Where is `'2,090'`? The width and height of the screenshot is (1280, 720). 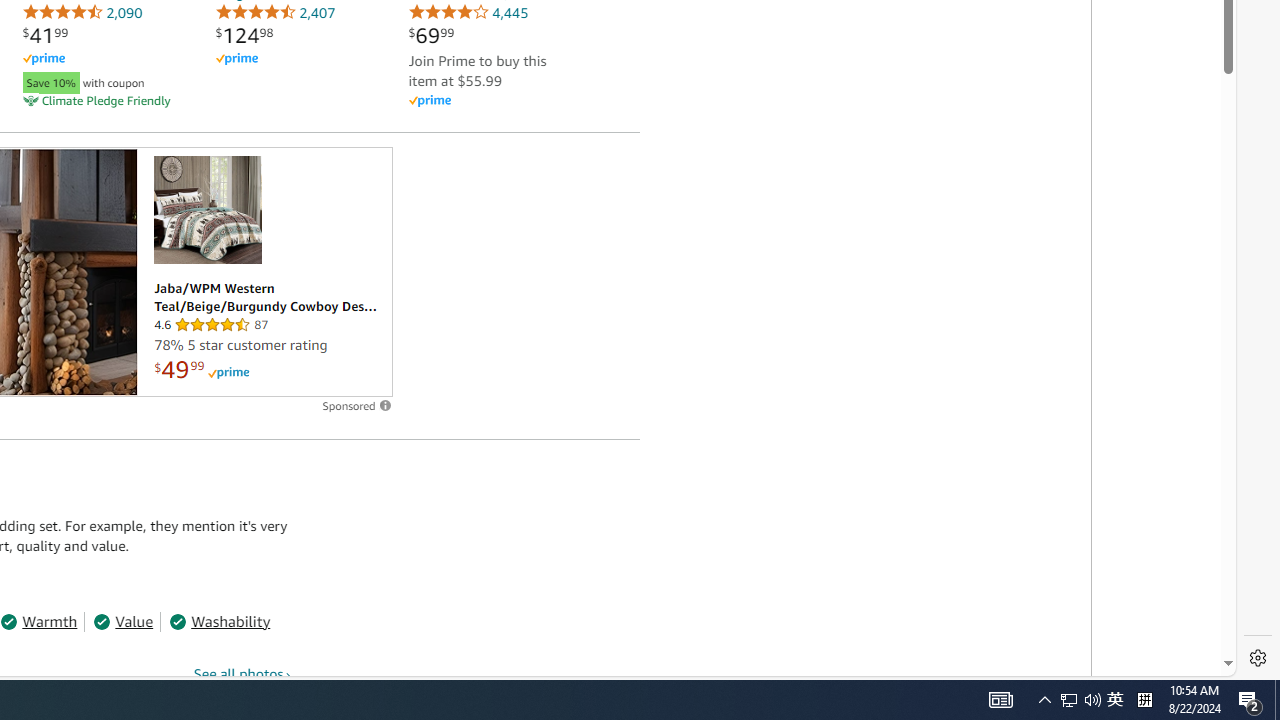 '2,090' is located at coordinates (81, 12).